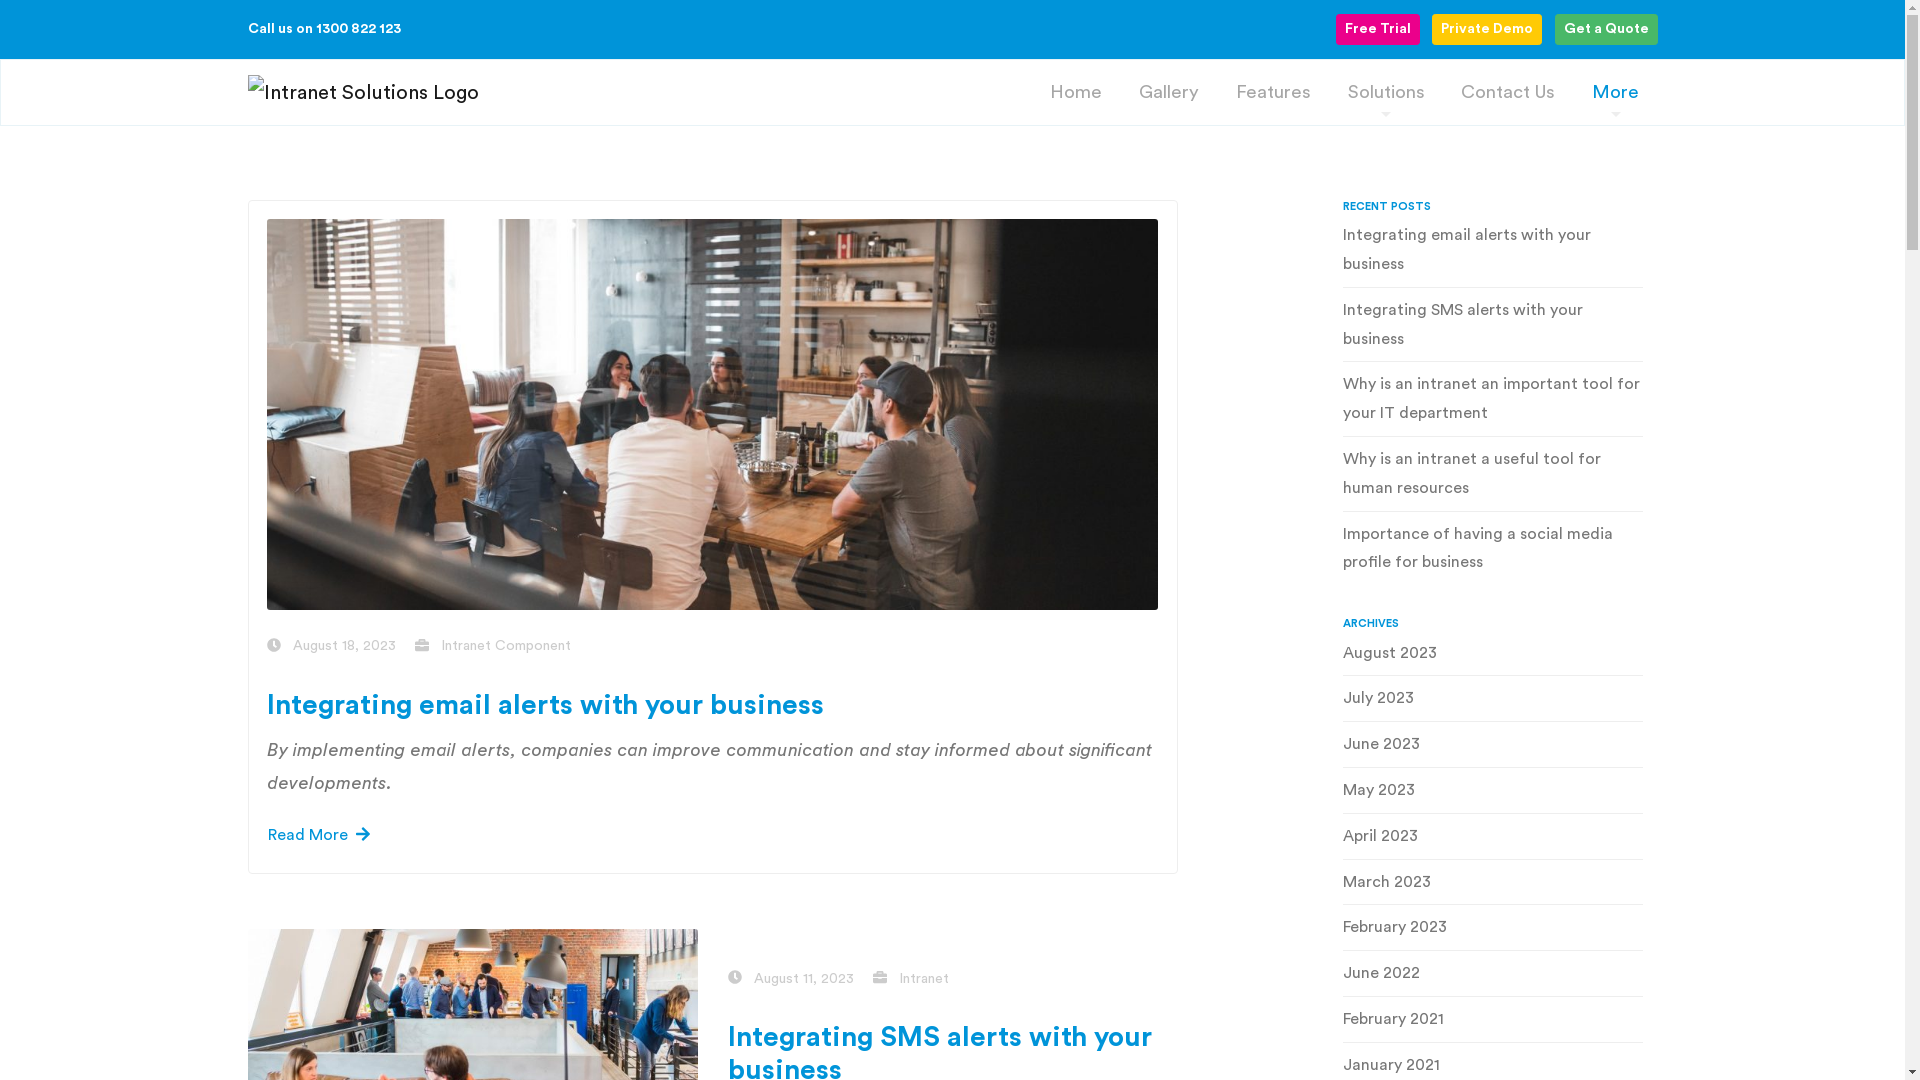  What do you see at coordinates (1376, 29) in the screenshot?
I see `'Free Trial'` at bounding box center [1376, 29].